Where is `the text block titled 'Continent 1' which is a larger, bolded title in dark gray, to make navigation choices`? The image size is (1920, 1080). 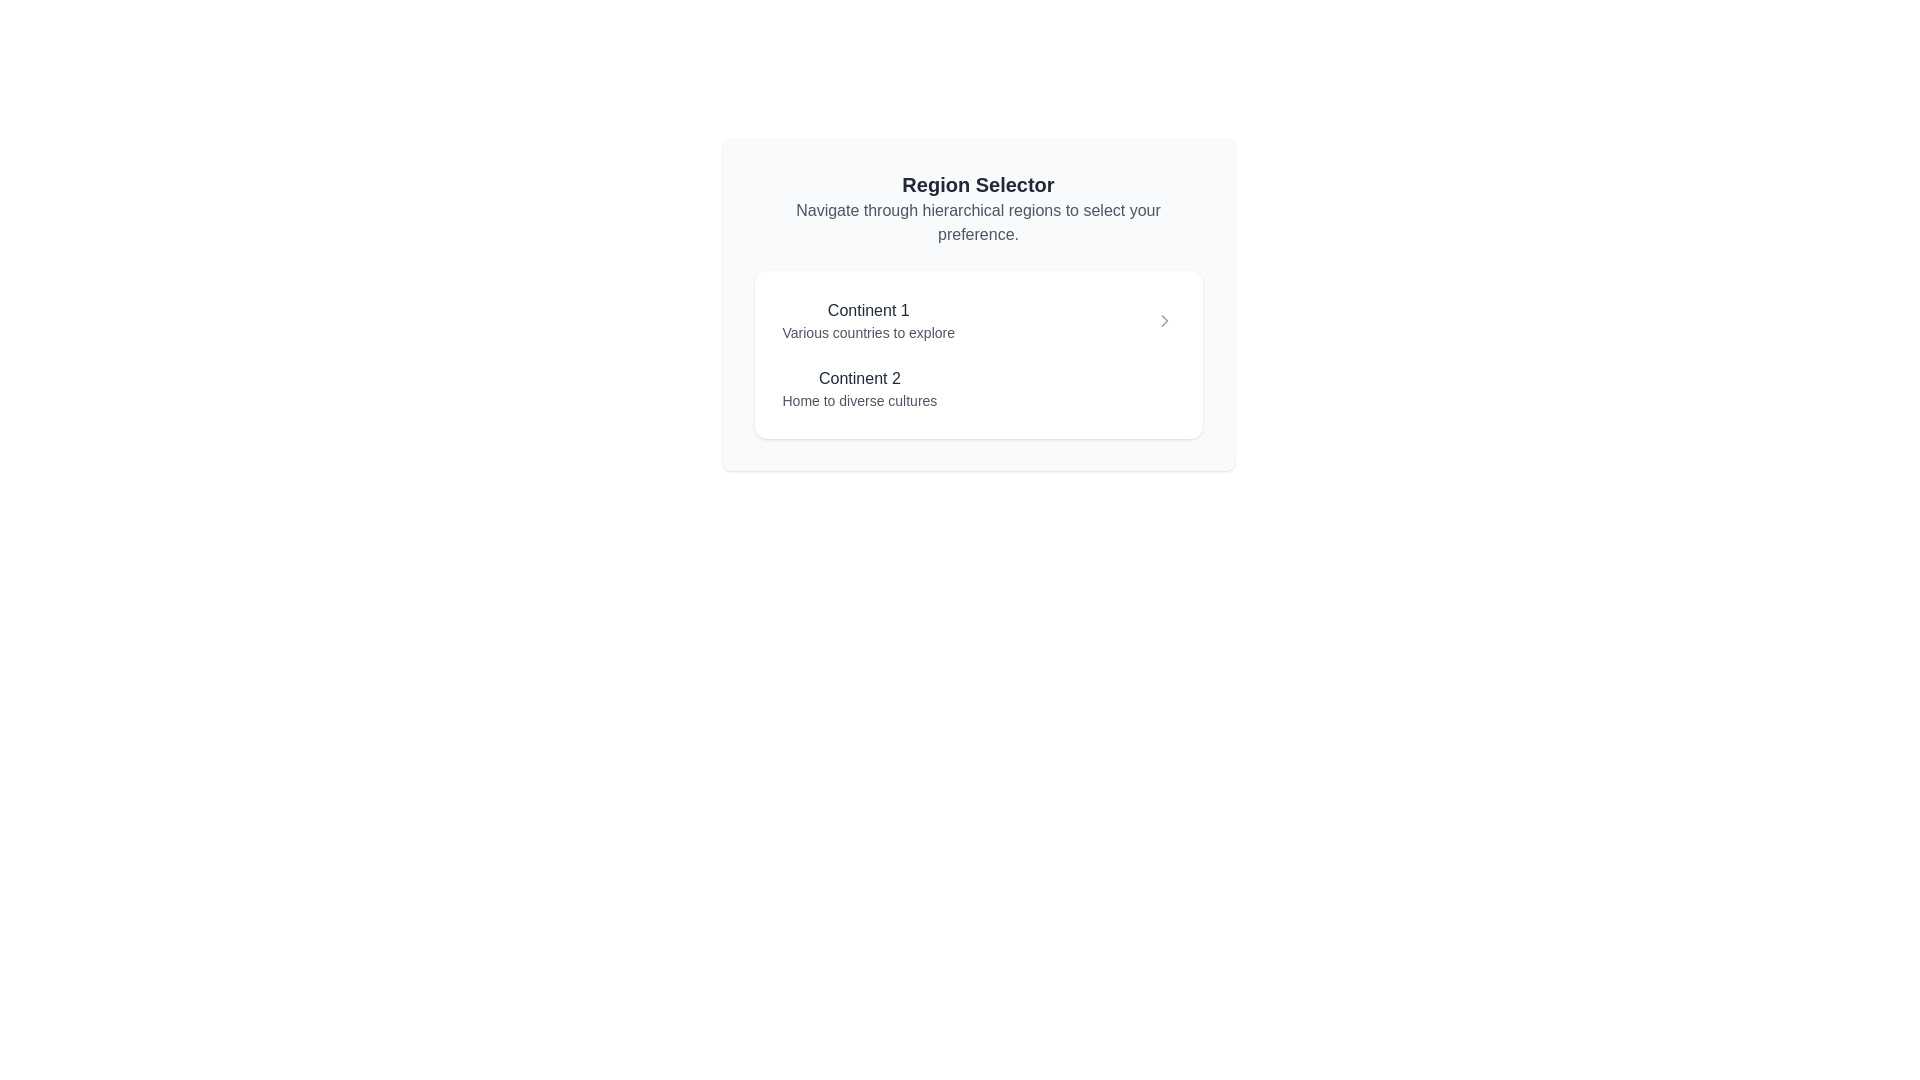
the text block titled 'Continent 1' which is a larger, bolded title in dark gray, to make navigation choices is located at coordinates (868, 319).